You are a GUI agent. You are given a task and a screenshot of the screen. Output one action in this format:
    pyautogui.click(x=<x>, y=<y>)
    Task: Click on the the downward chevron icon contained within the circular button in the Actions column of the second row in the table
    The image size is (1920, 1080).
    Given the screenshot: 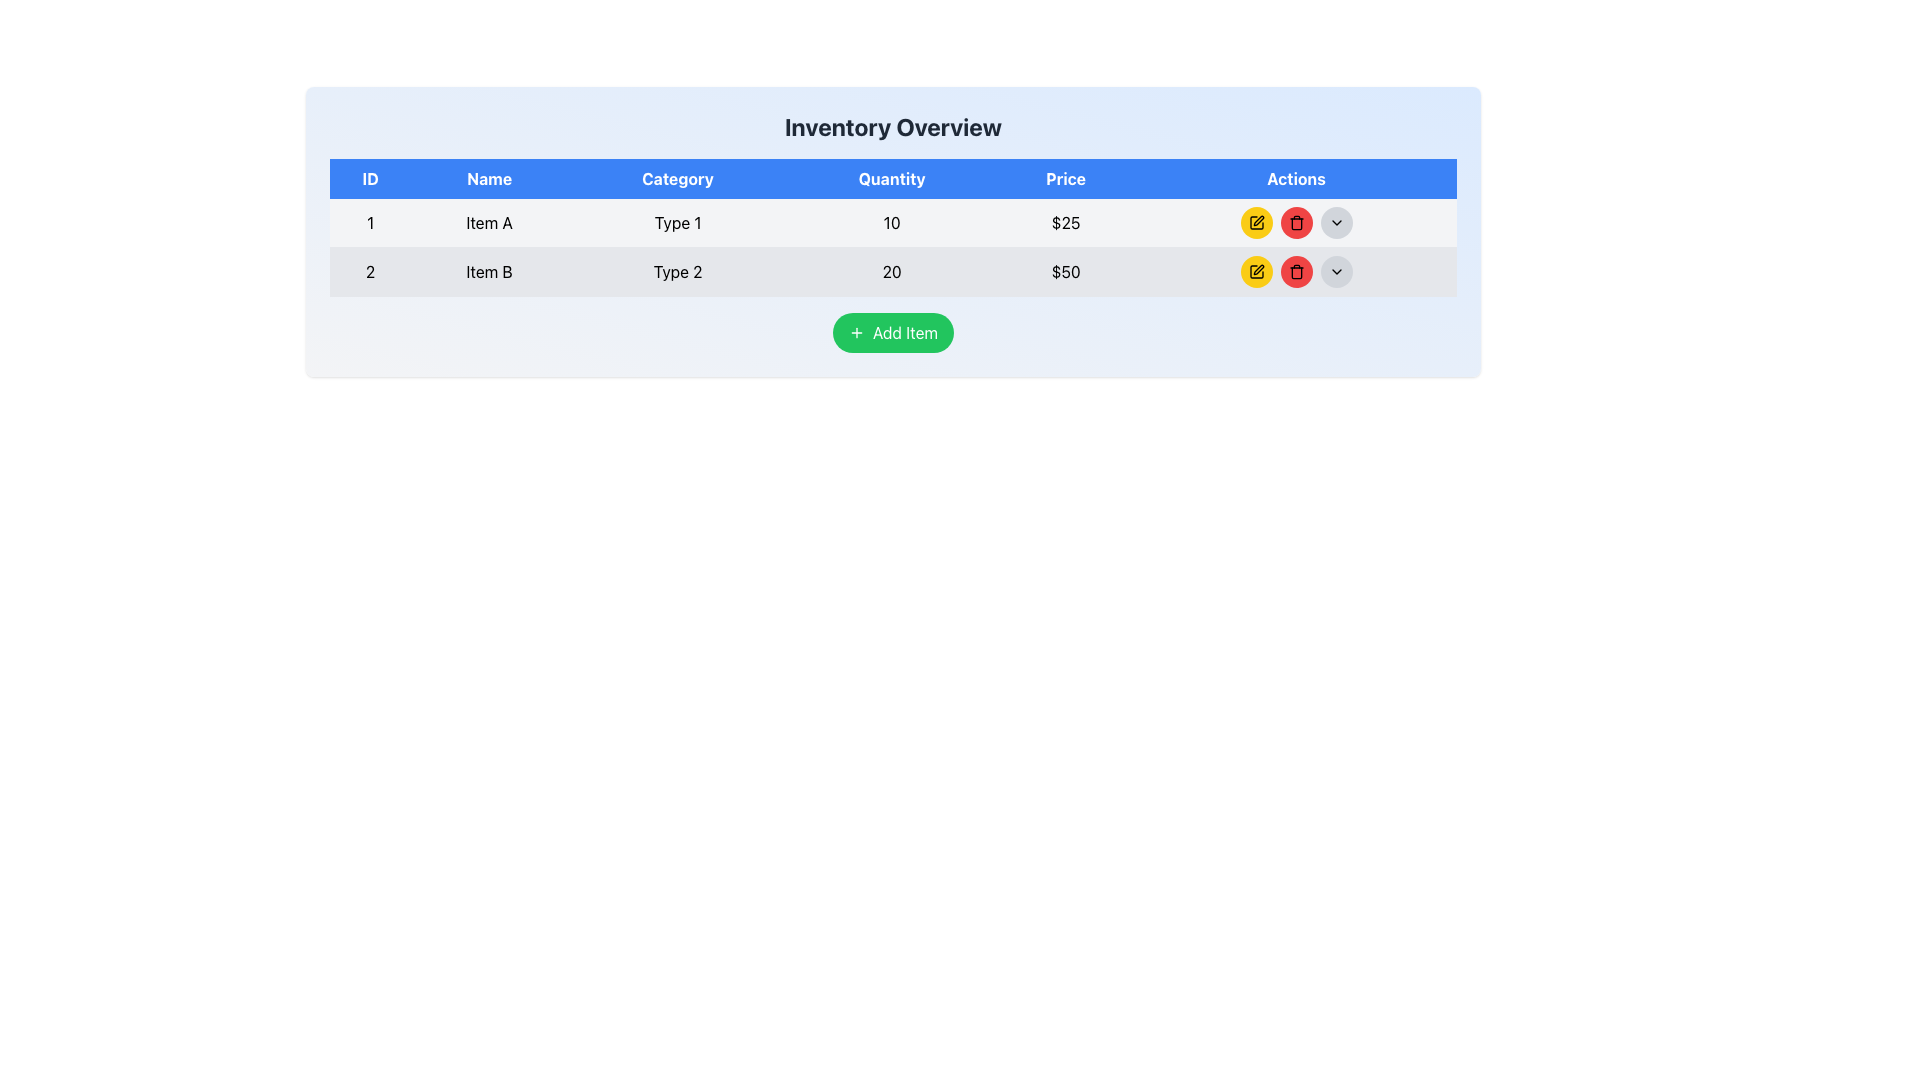 What is the action you would take?
    pyautogui.click(x=1336, y=272)
    